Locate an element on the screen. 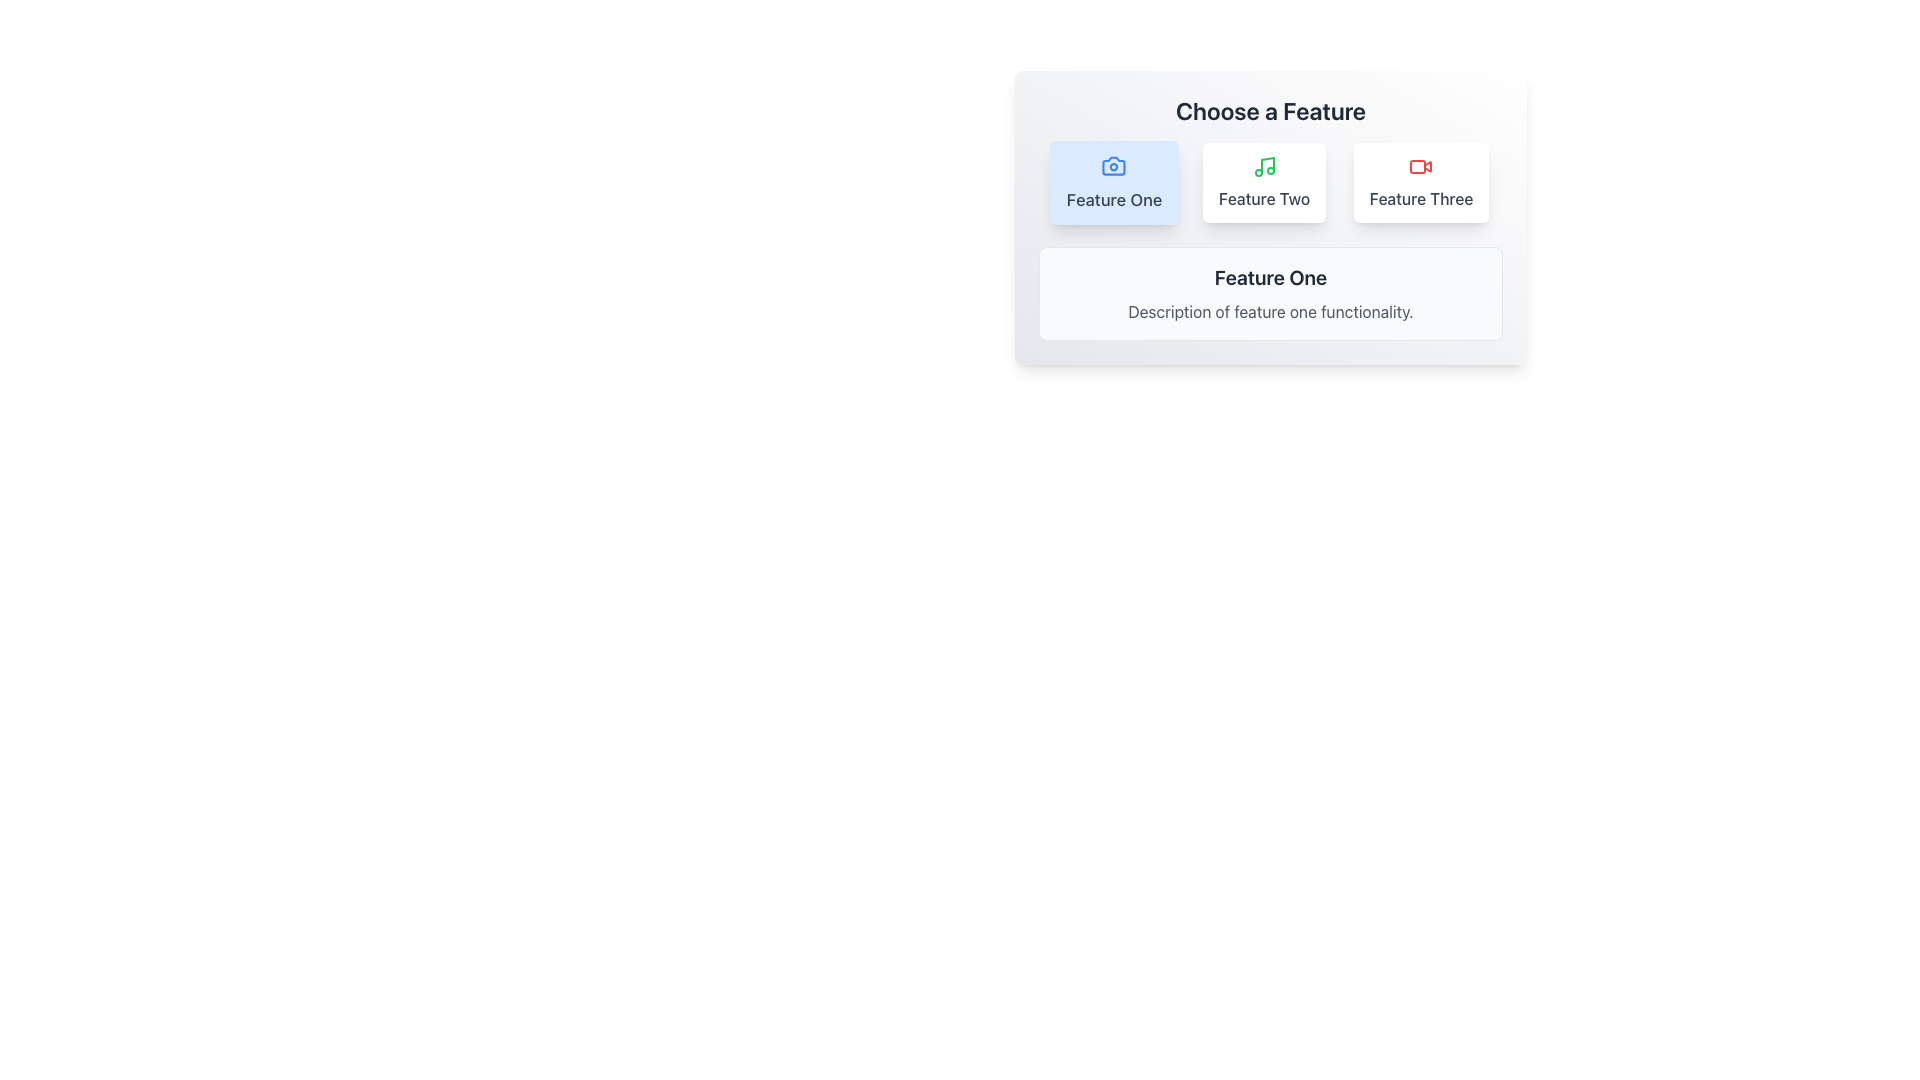 Image resolution: width=1920 pixels, height=1080 pixels. the 'Feature One' button, which is the leftmost button styled with a light blue background and a camera icon above the text is located at coordinates (1113, 182).